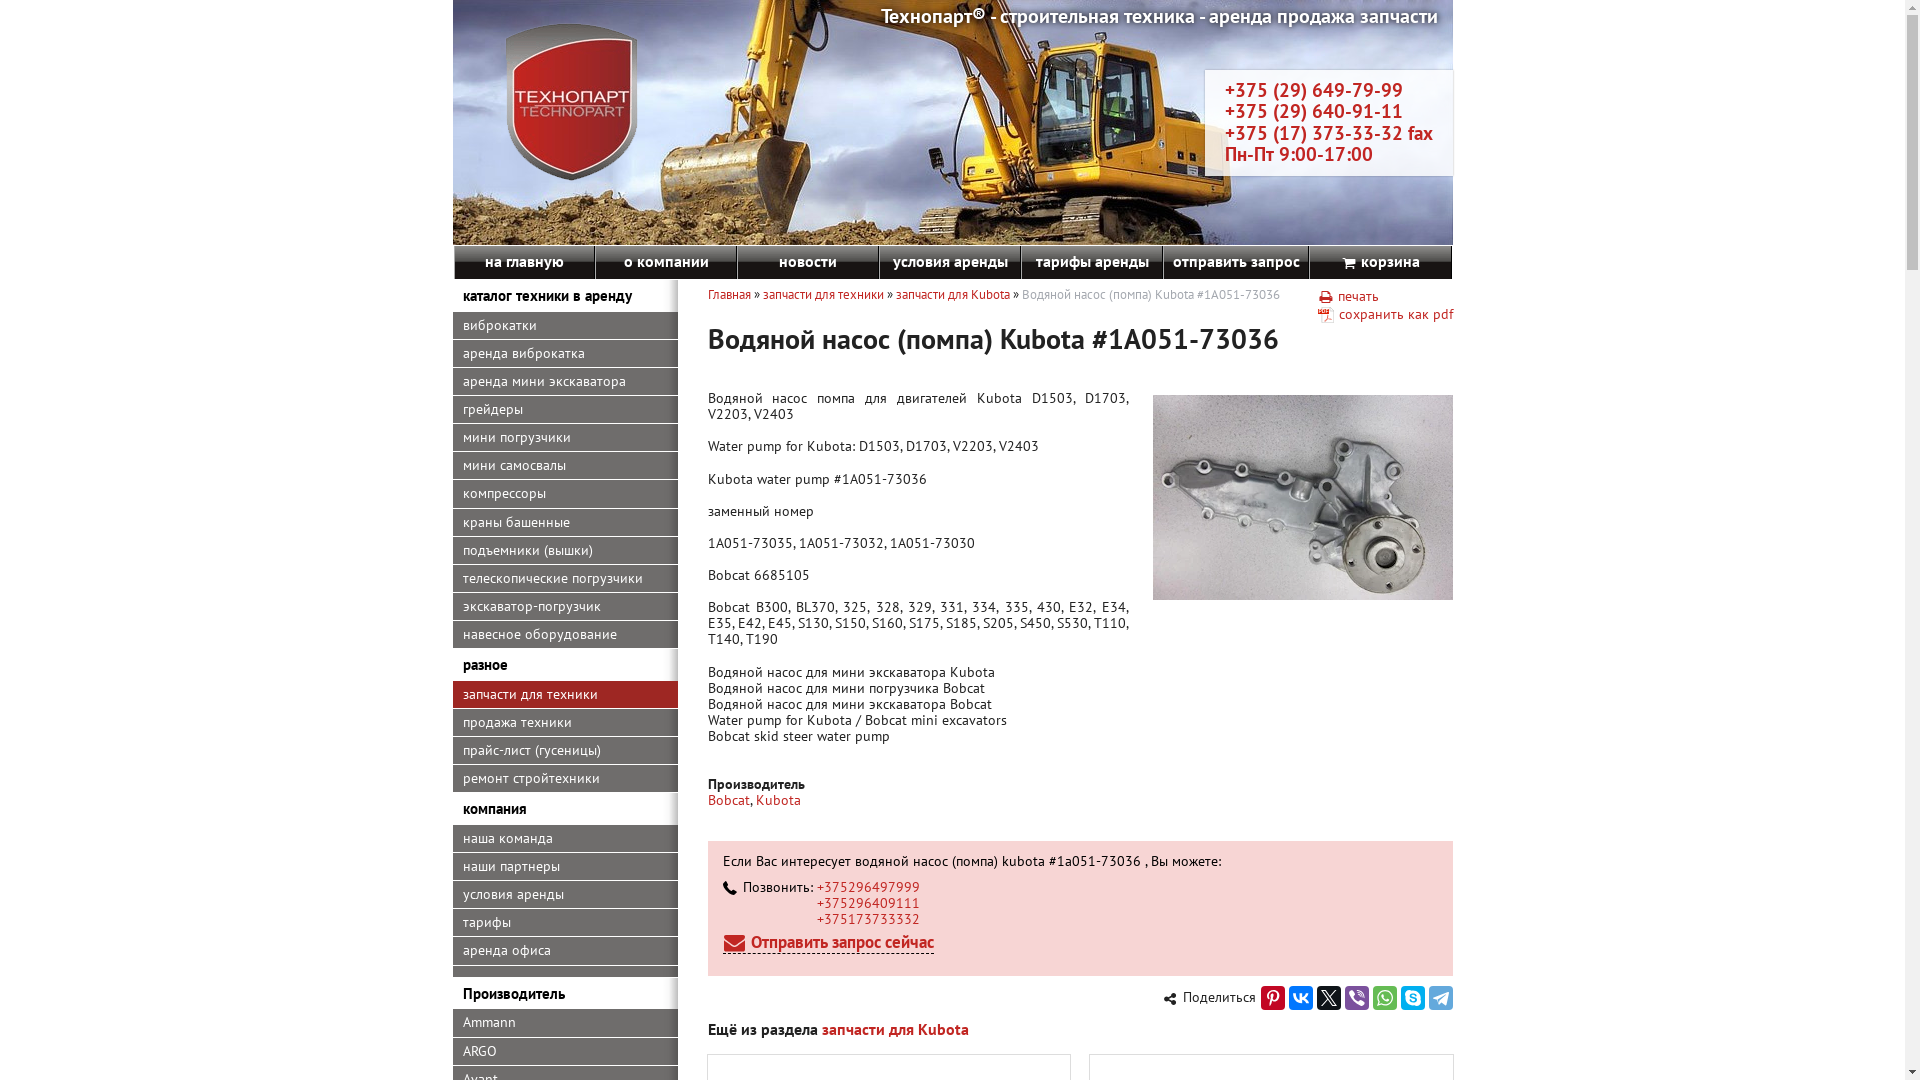 This screenshot has height=1080, width=1920. I want to click on '+375 (17) 373-33-32 fax', so click(1328, 132).